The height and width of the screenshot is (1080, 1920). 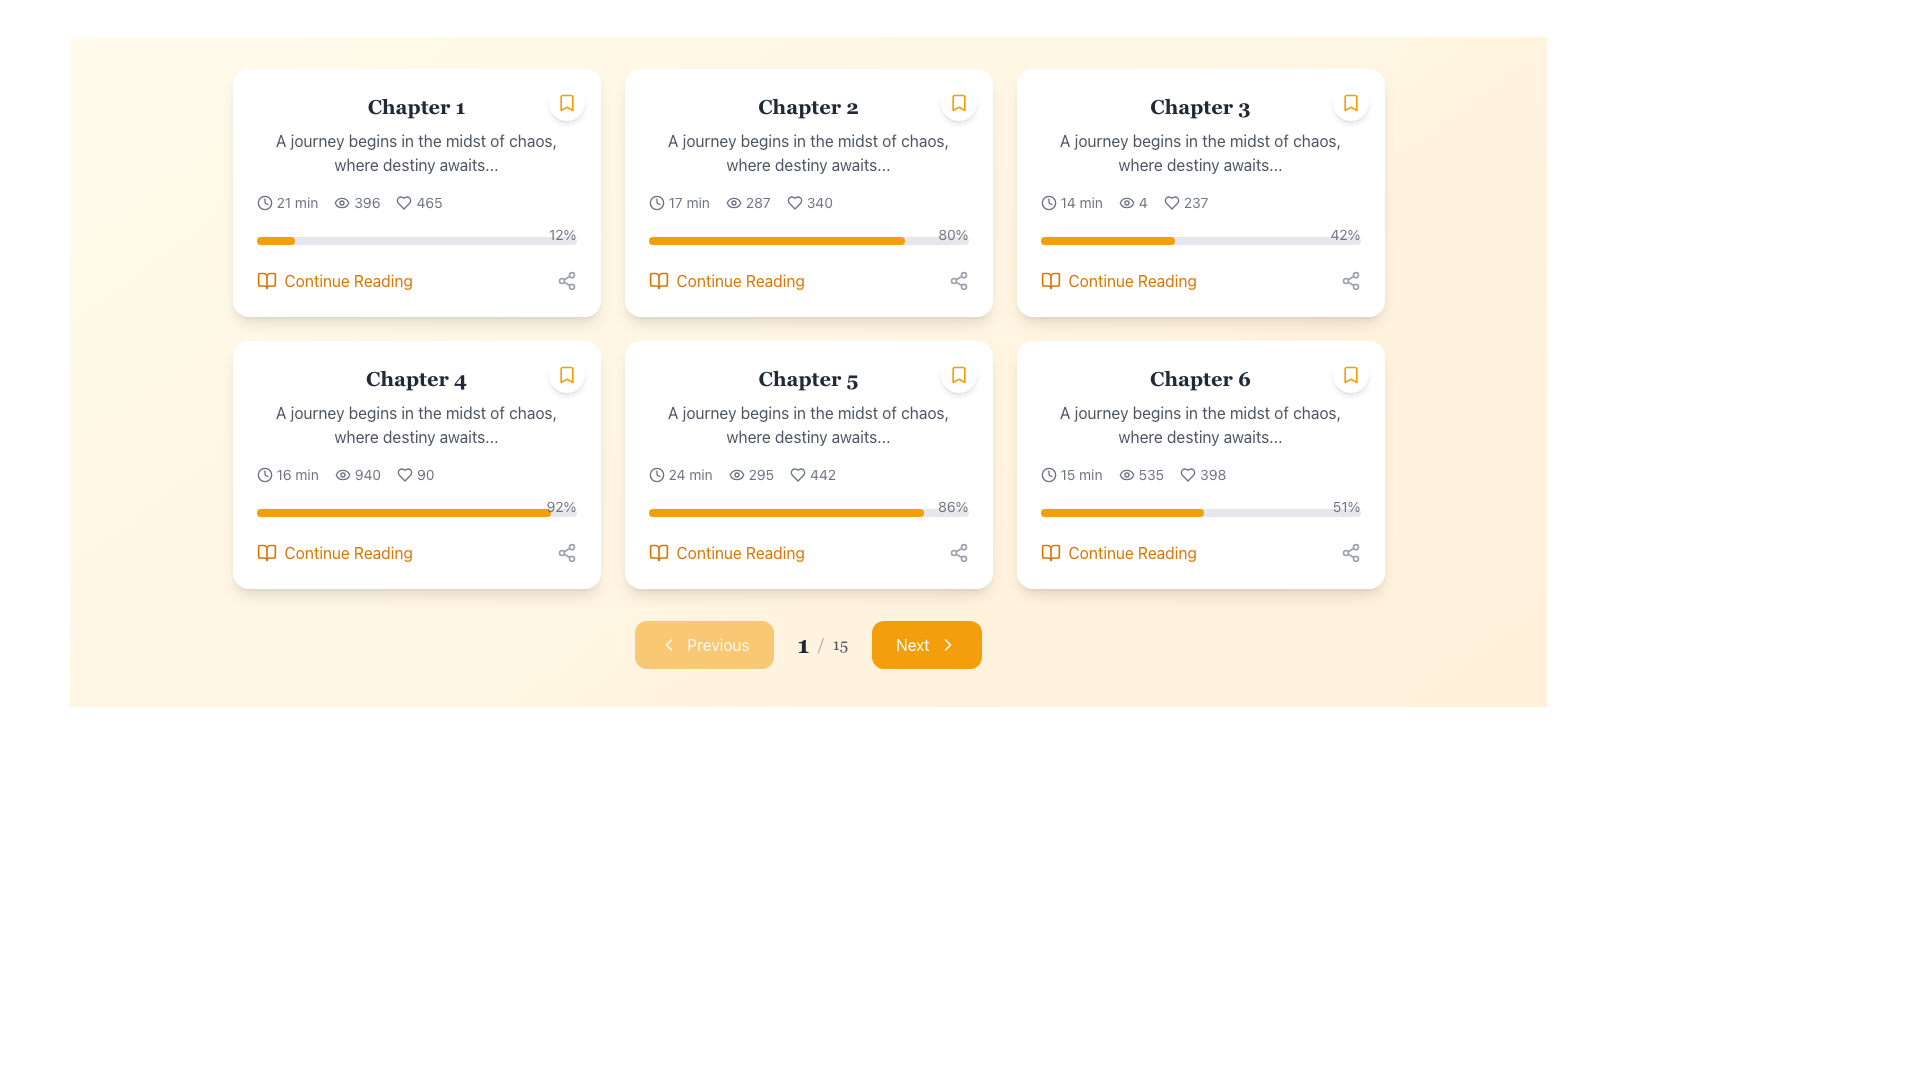 I want to click on the interactive link for 'Chapter 2', so click(x=808, y=281).